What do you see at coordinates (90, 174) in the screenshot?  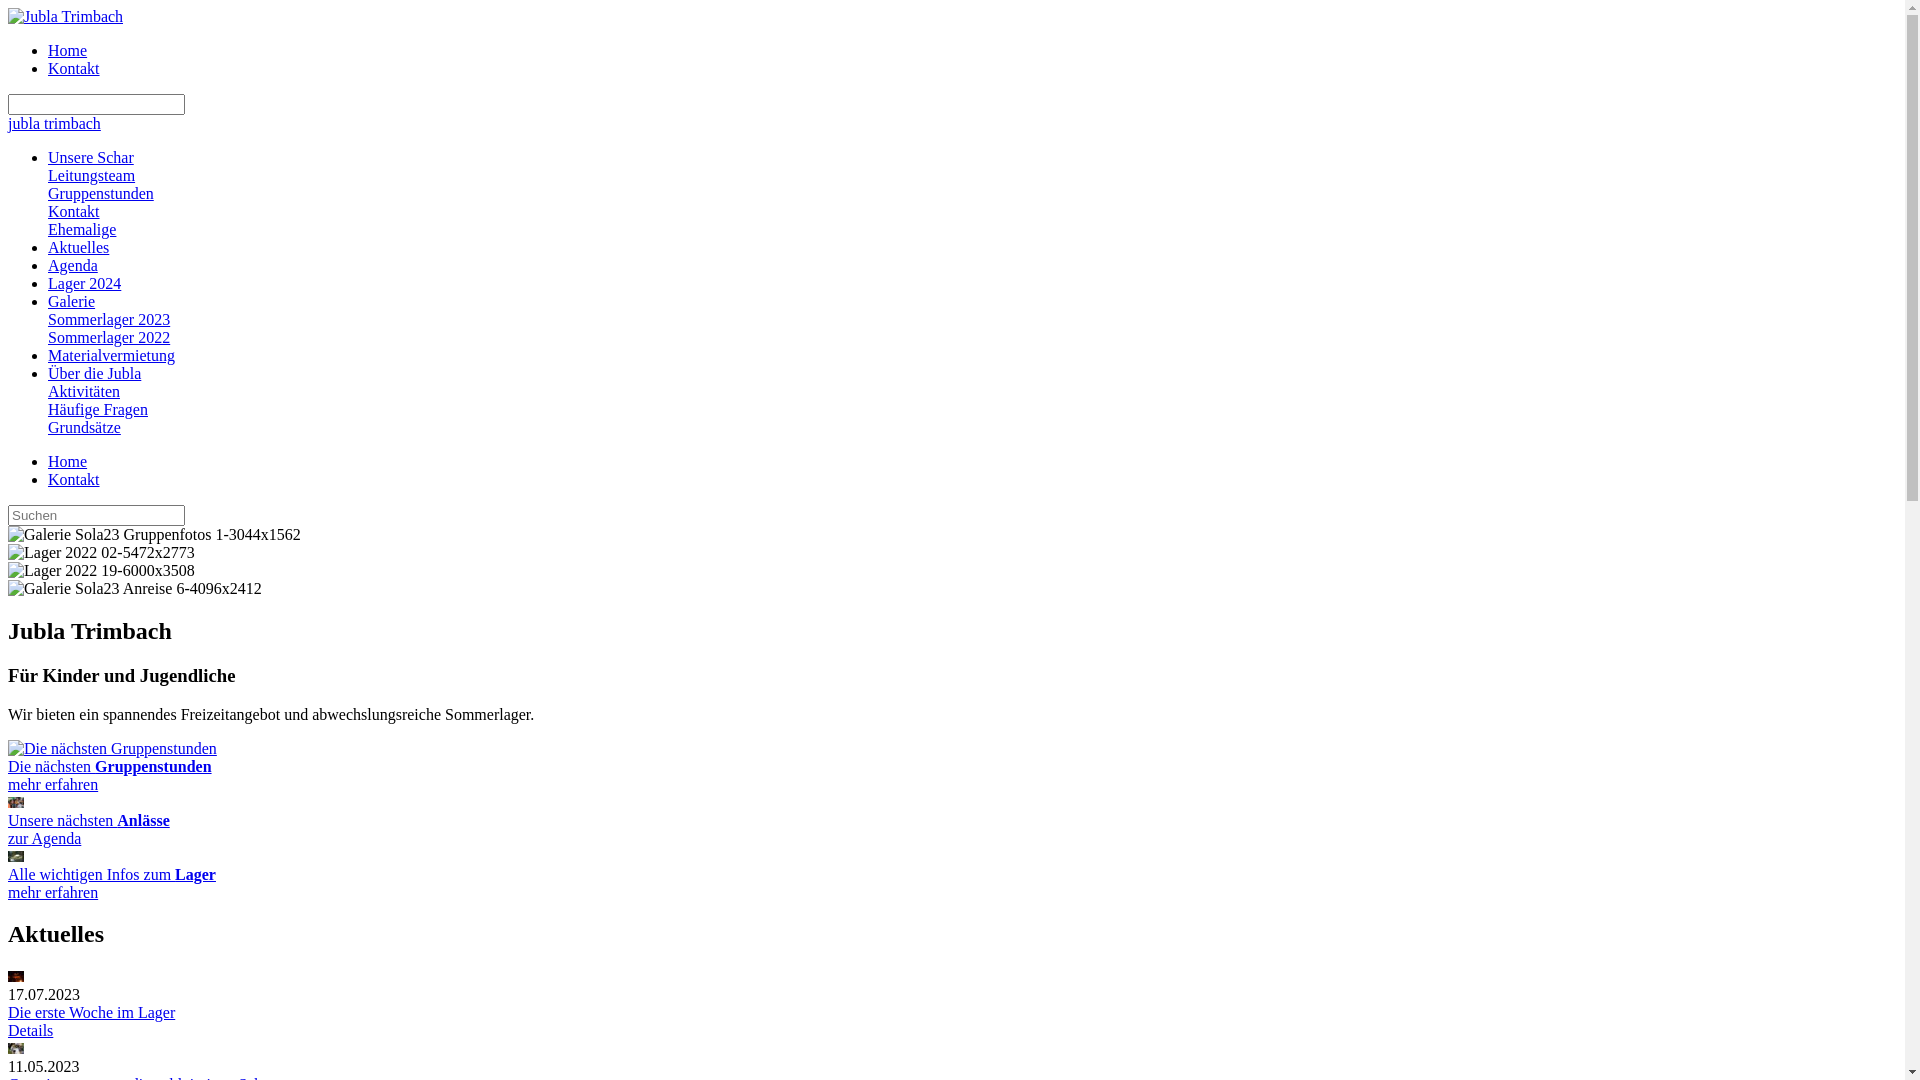 I see `'Leitungsteam'` at bounding box center [90, 174].